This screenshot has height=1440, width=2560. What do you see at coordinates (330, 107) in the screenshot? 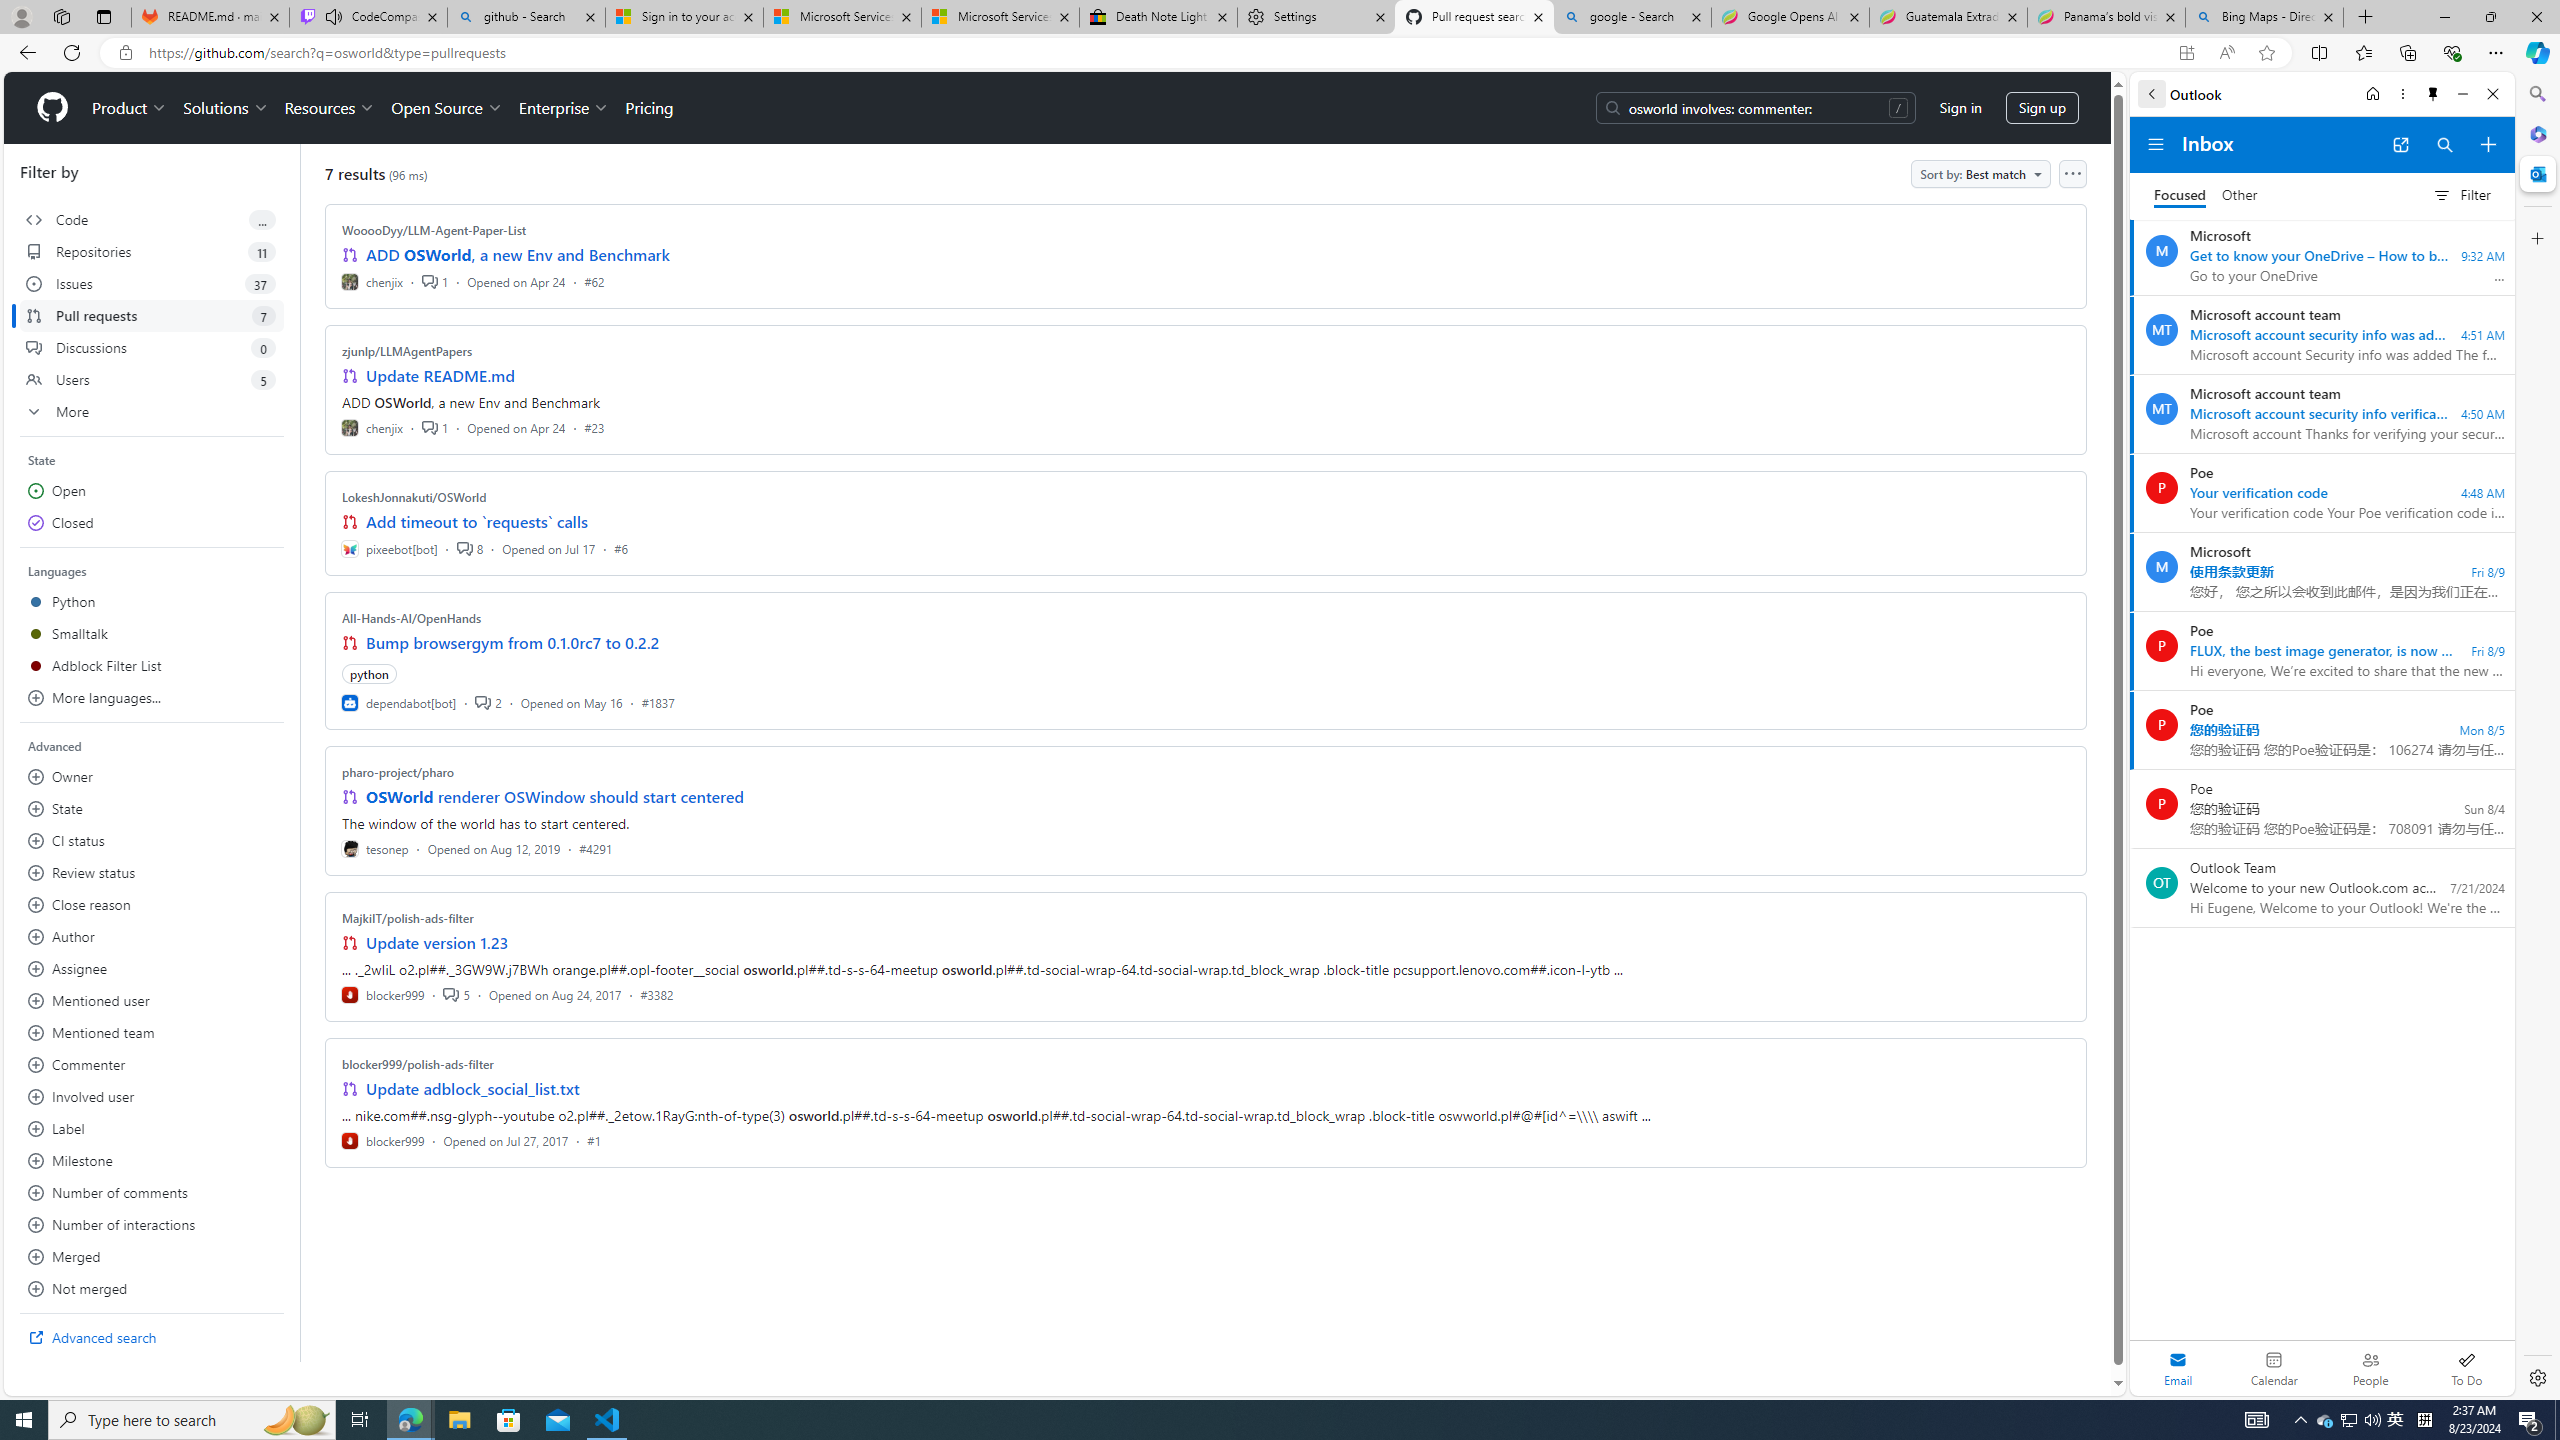
I see `'Resources'` at bounding box center [330, 107].